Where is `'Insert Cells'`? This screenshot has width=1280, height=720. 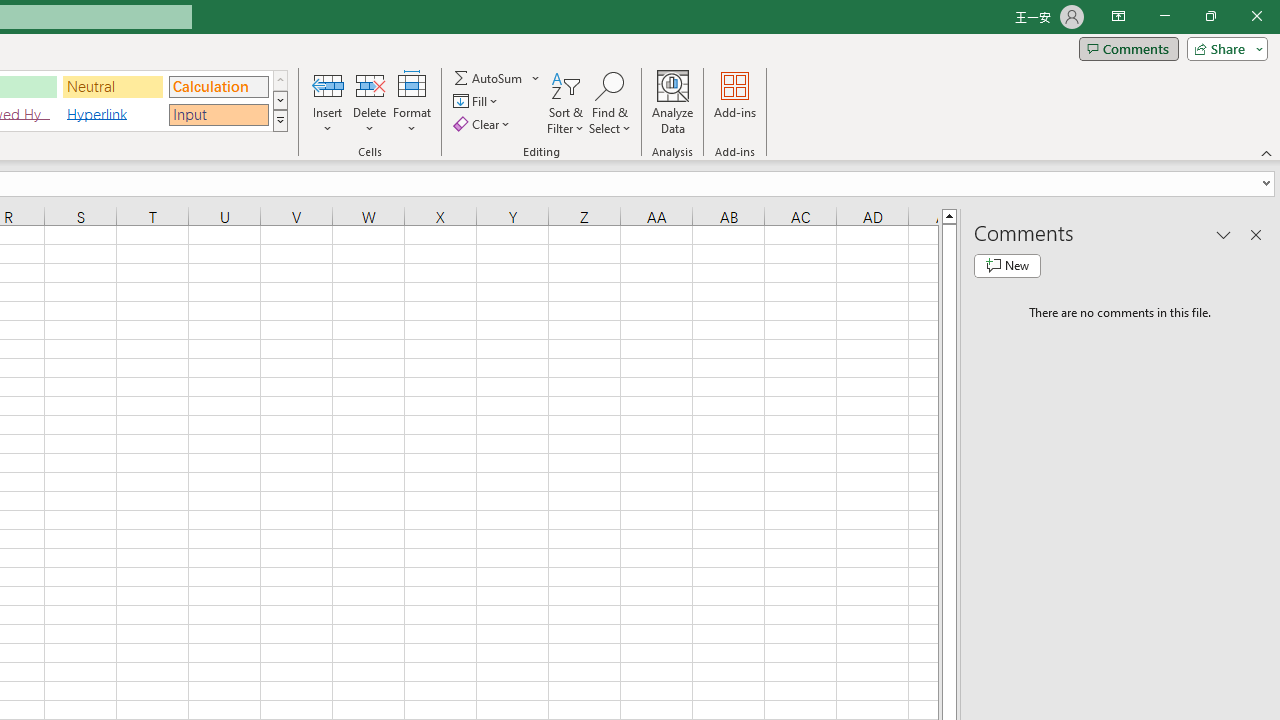 'Insert Cells' is located at coordinates (328, 84).